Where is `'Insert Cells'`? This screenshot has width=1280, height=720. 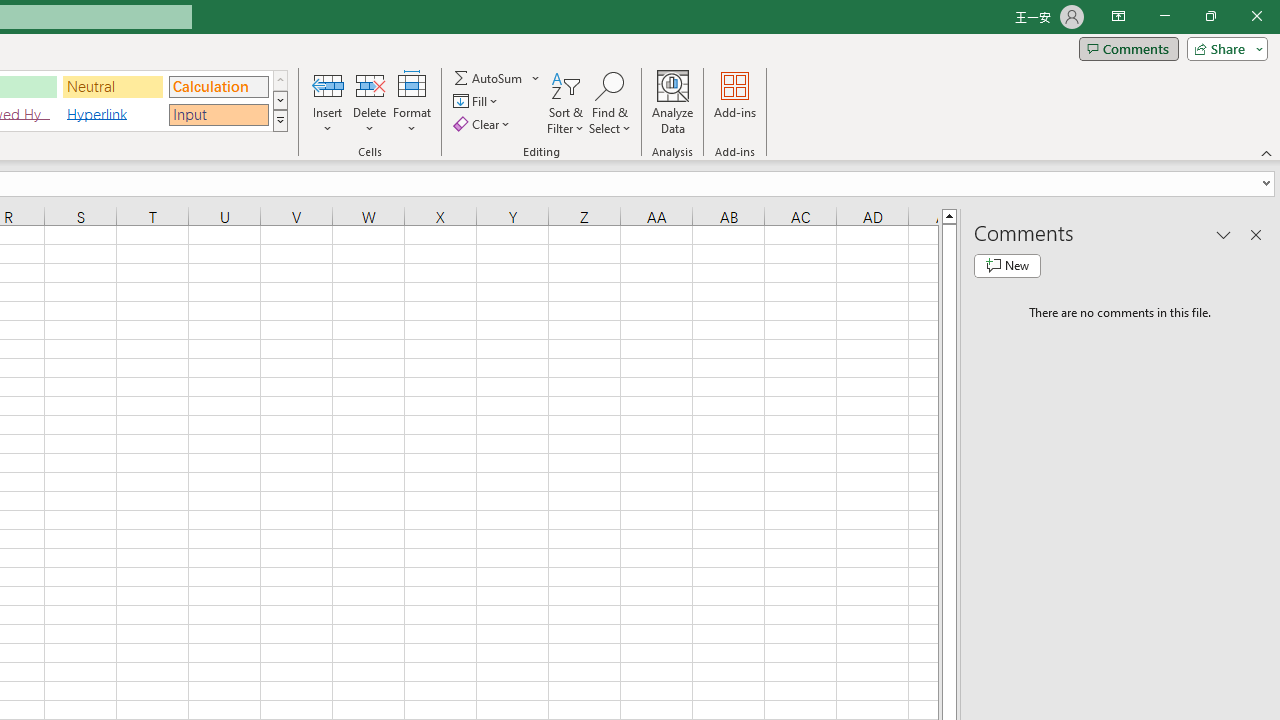 'Insert Cells' is located at coordinates (328, 84).